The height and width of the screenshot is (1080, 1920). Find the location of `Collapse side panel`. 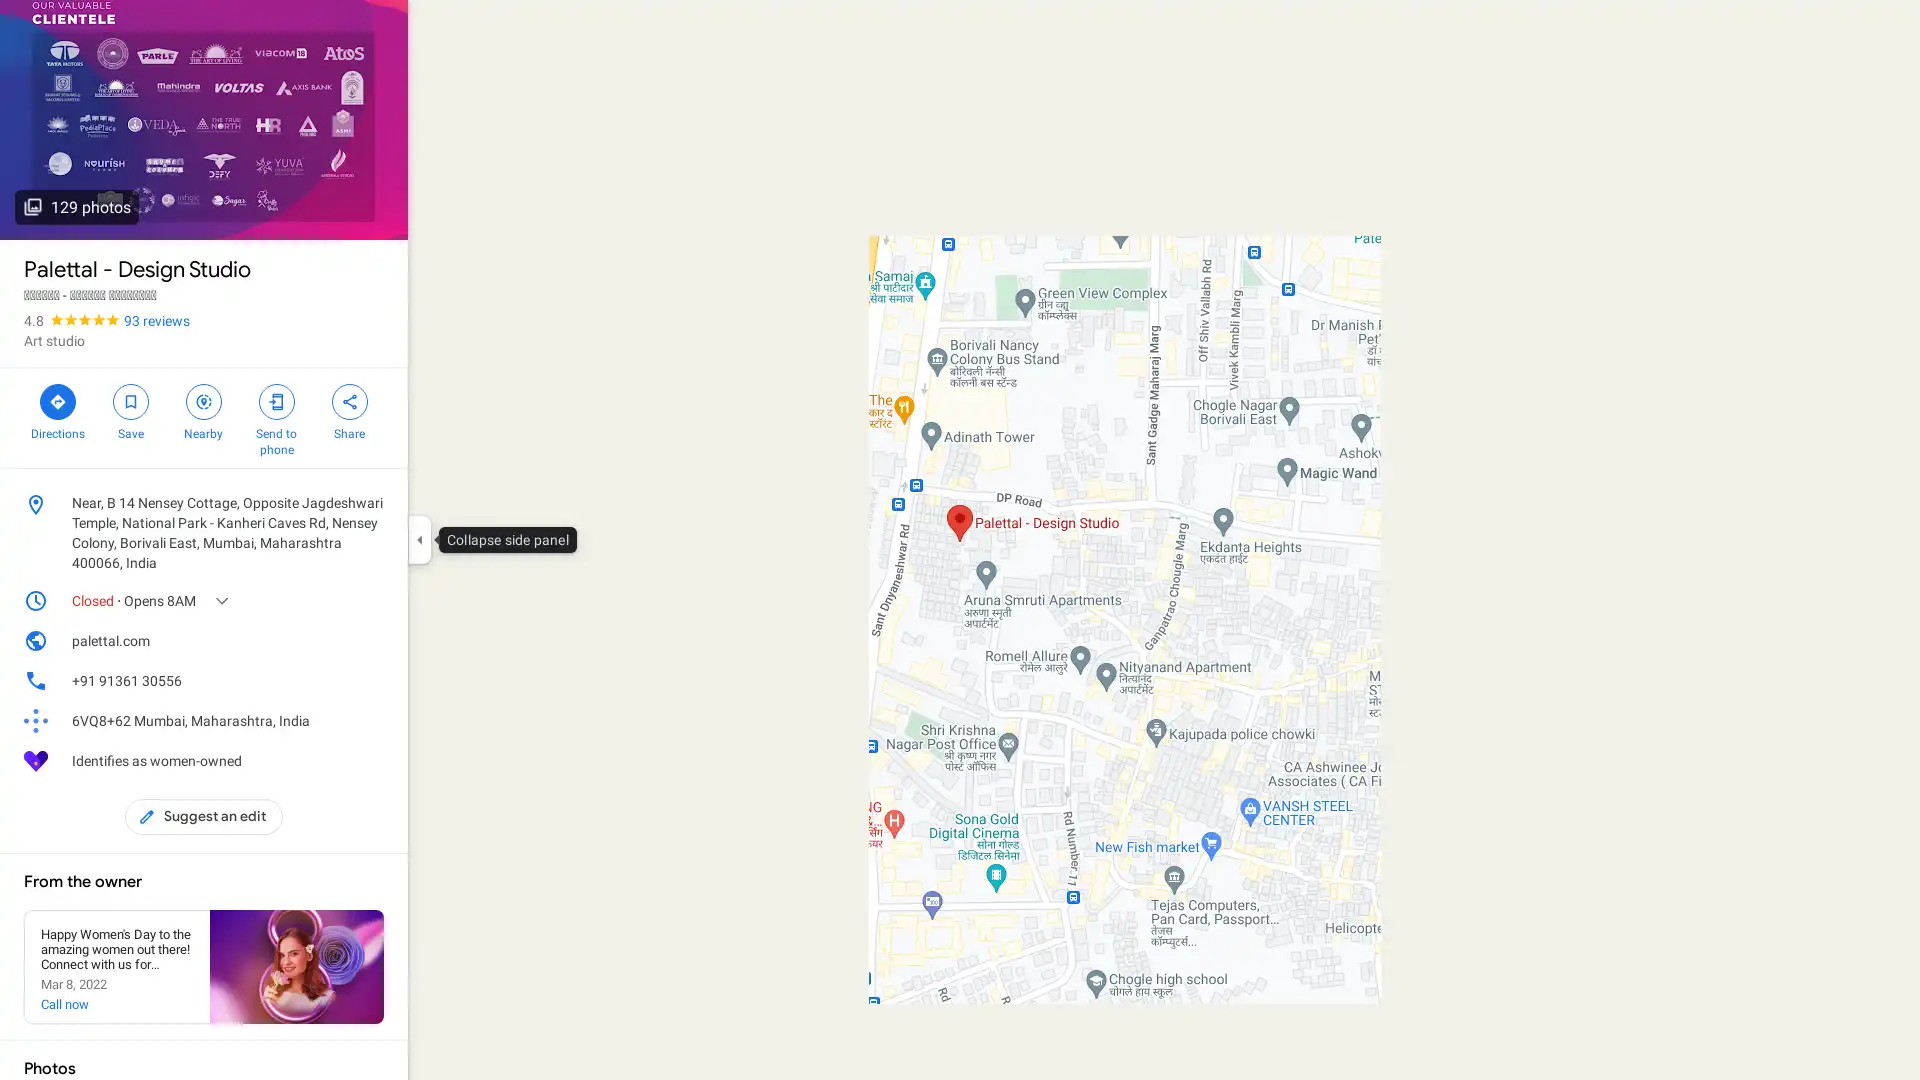

Collapse side panel is located at coordinates (418, 540).